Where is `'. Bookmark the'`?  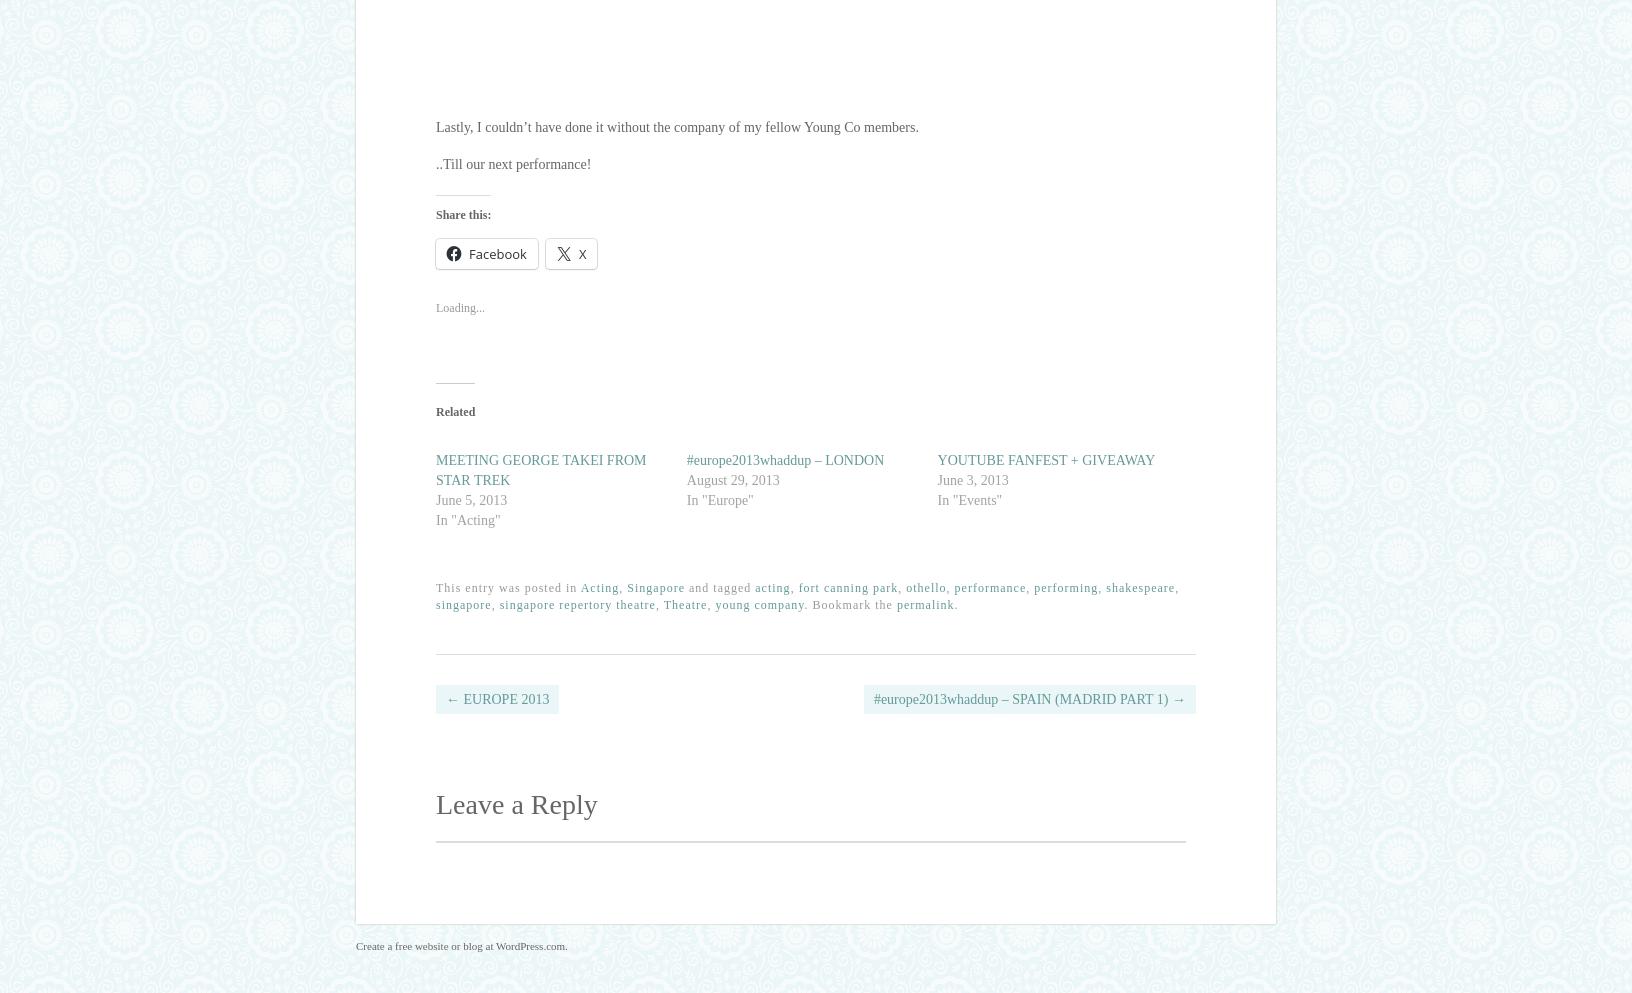
'. Bookmark the' is located at coordinates (803, 605).